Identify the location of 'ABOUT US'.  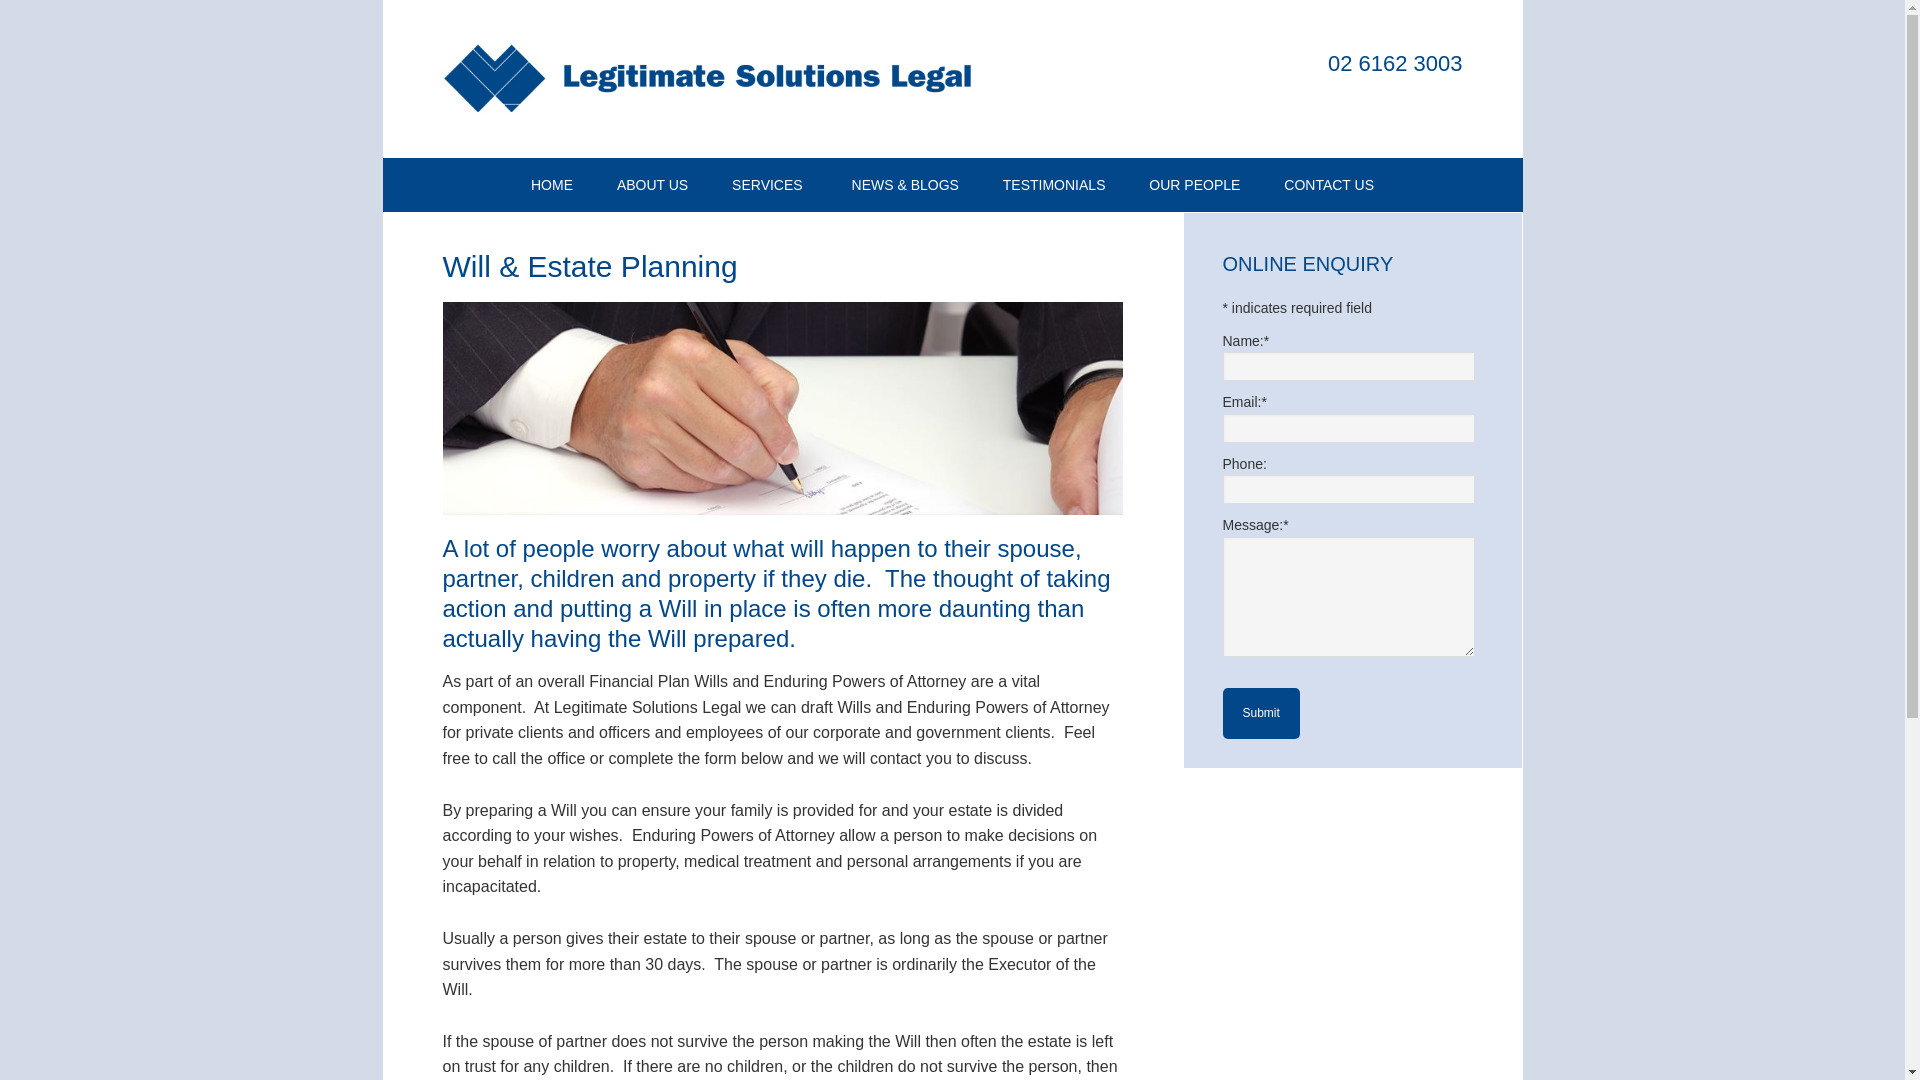
(652, 185).